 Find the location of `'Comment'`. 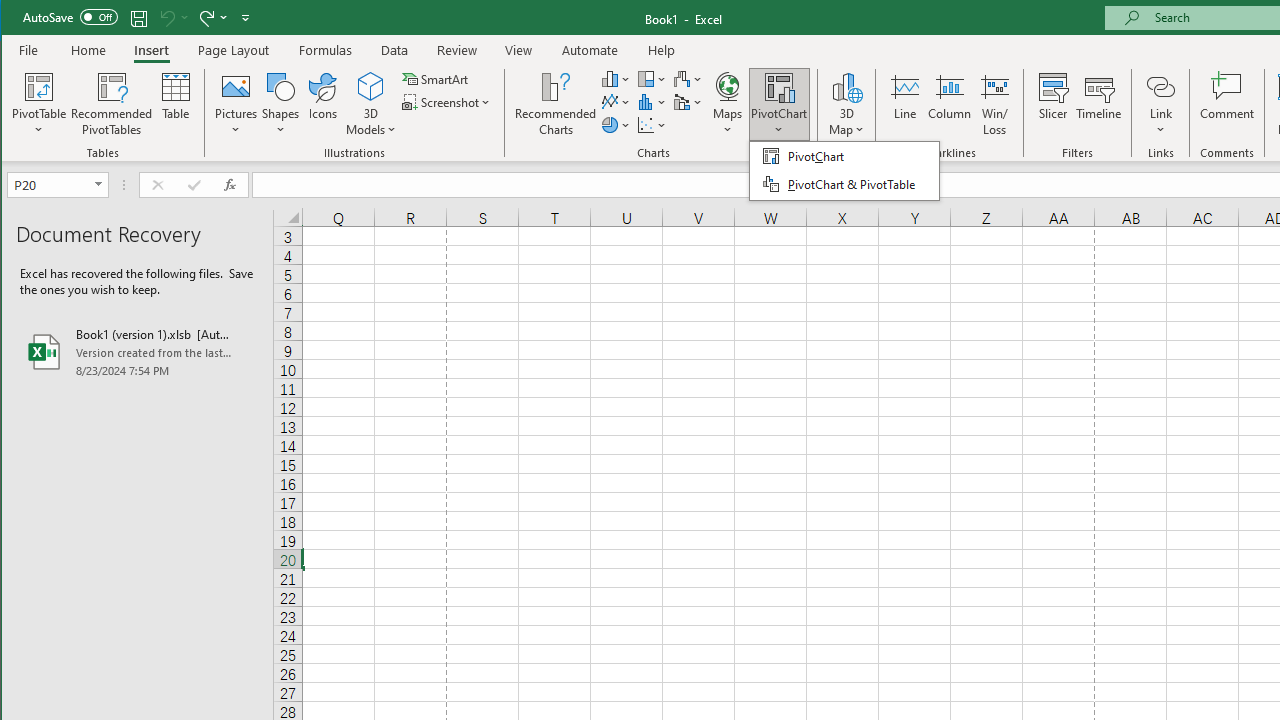

'Comment' is located at coordinates (1226, 104).